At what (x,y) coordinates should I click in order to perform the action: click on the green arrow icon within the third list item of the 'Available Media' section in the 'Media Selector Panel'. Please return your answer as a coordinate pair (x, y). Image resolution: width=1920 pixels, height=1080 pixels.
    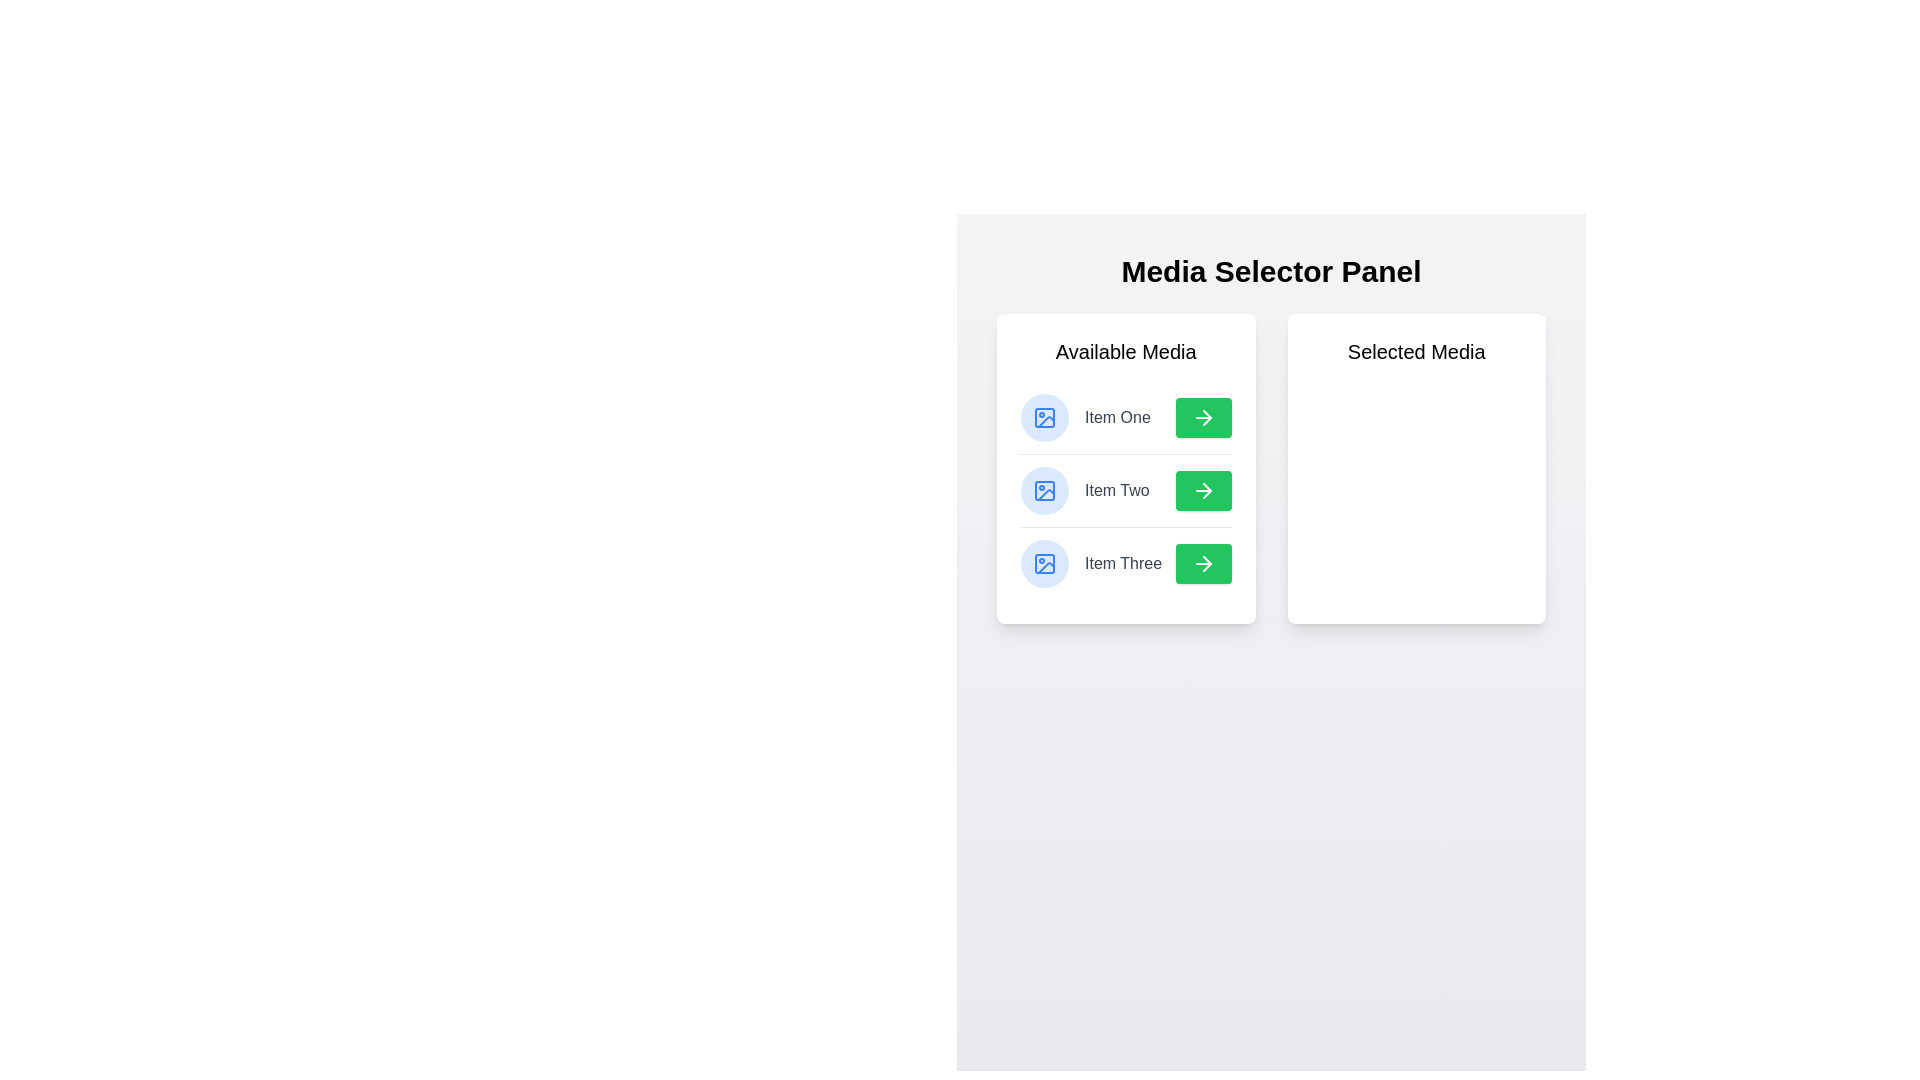
    Looking at the image, I should click on (1205, 563).